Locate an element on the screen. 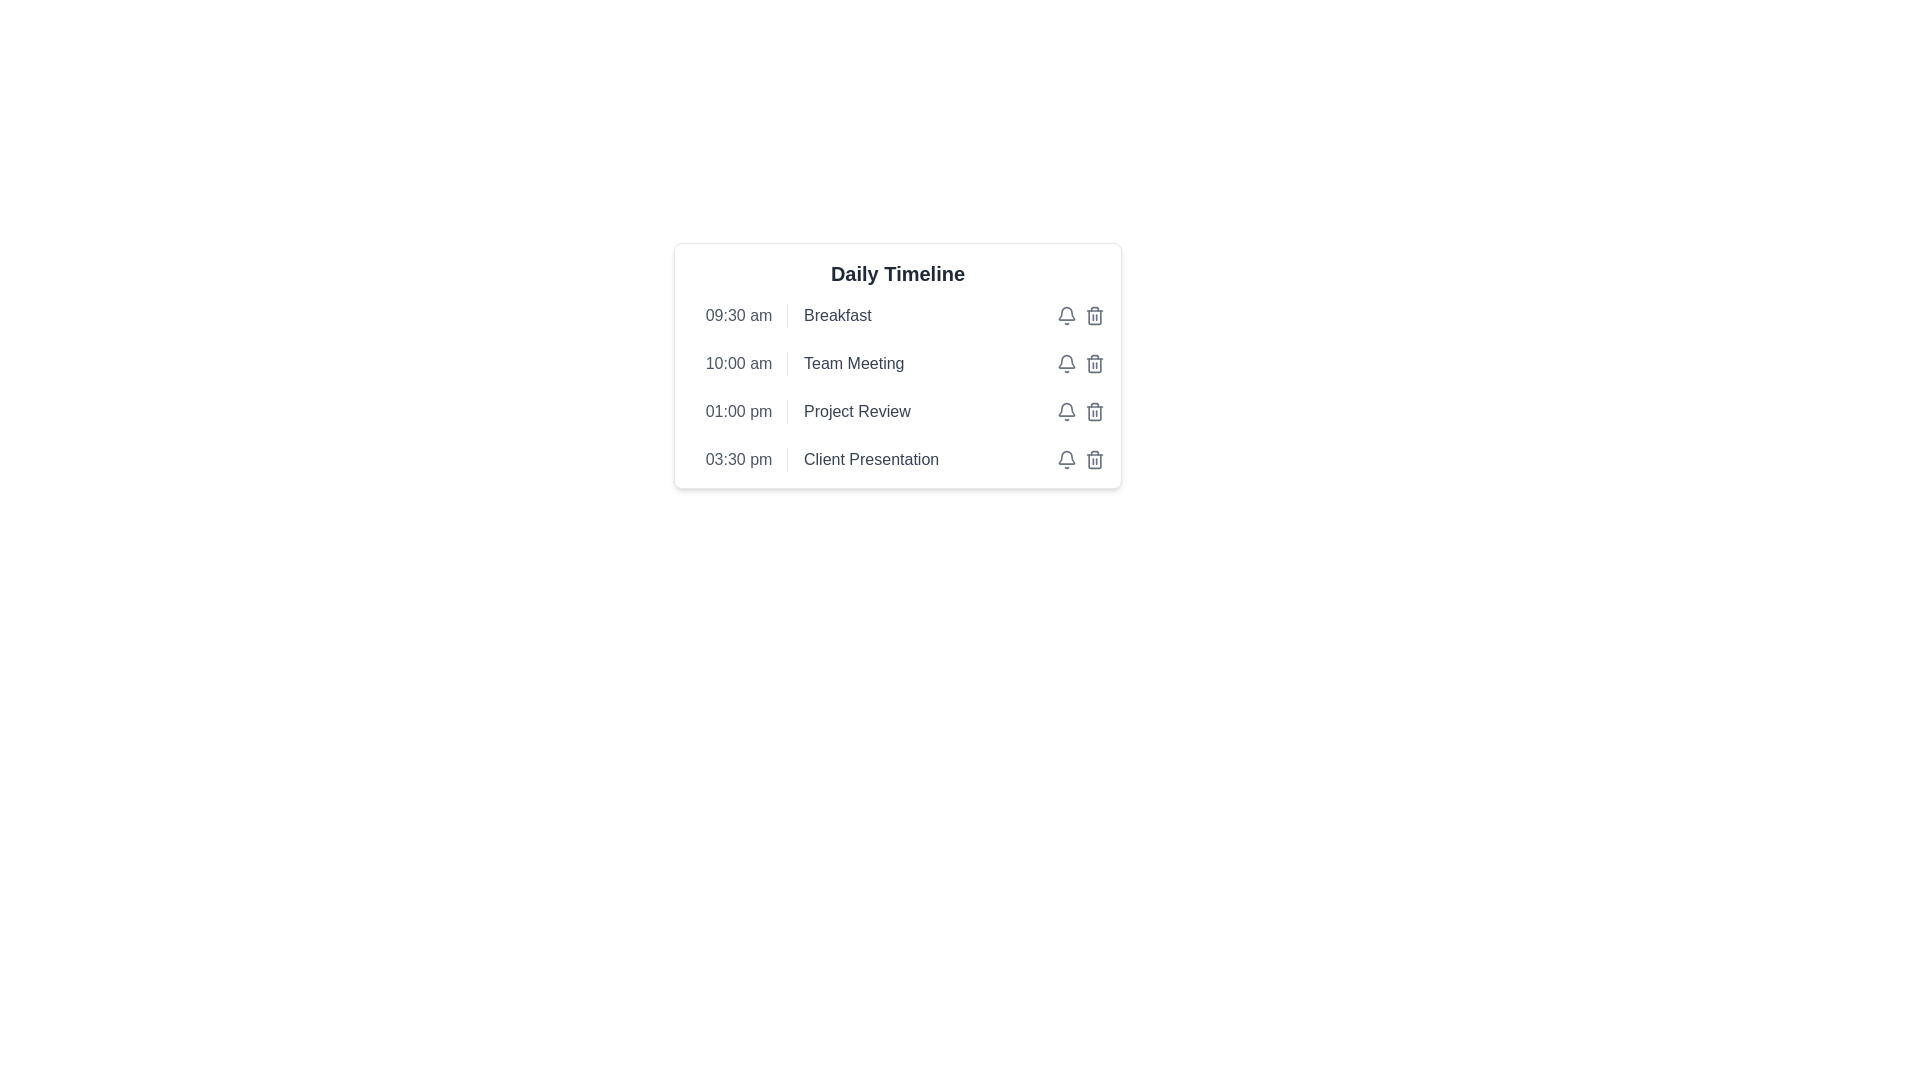 The height and width of the screenshot is (1080, 1920). the topmost delete icon button with a trash bin symbol located in the column of delete icons on the right side of the timeline is located at coordinates (1093, 315).